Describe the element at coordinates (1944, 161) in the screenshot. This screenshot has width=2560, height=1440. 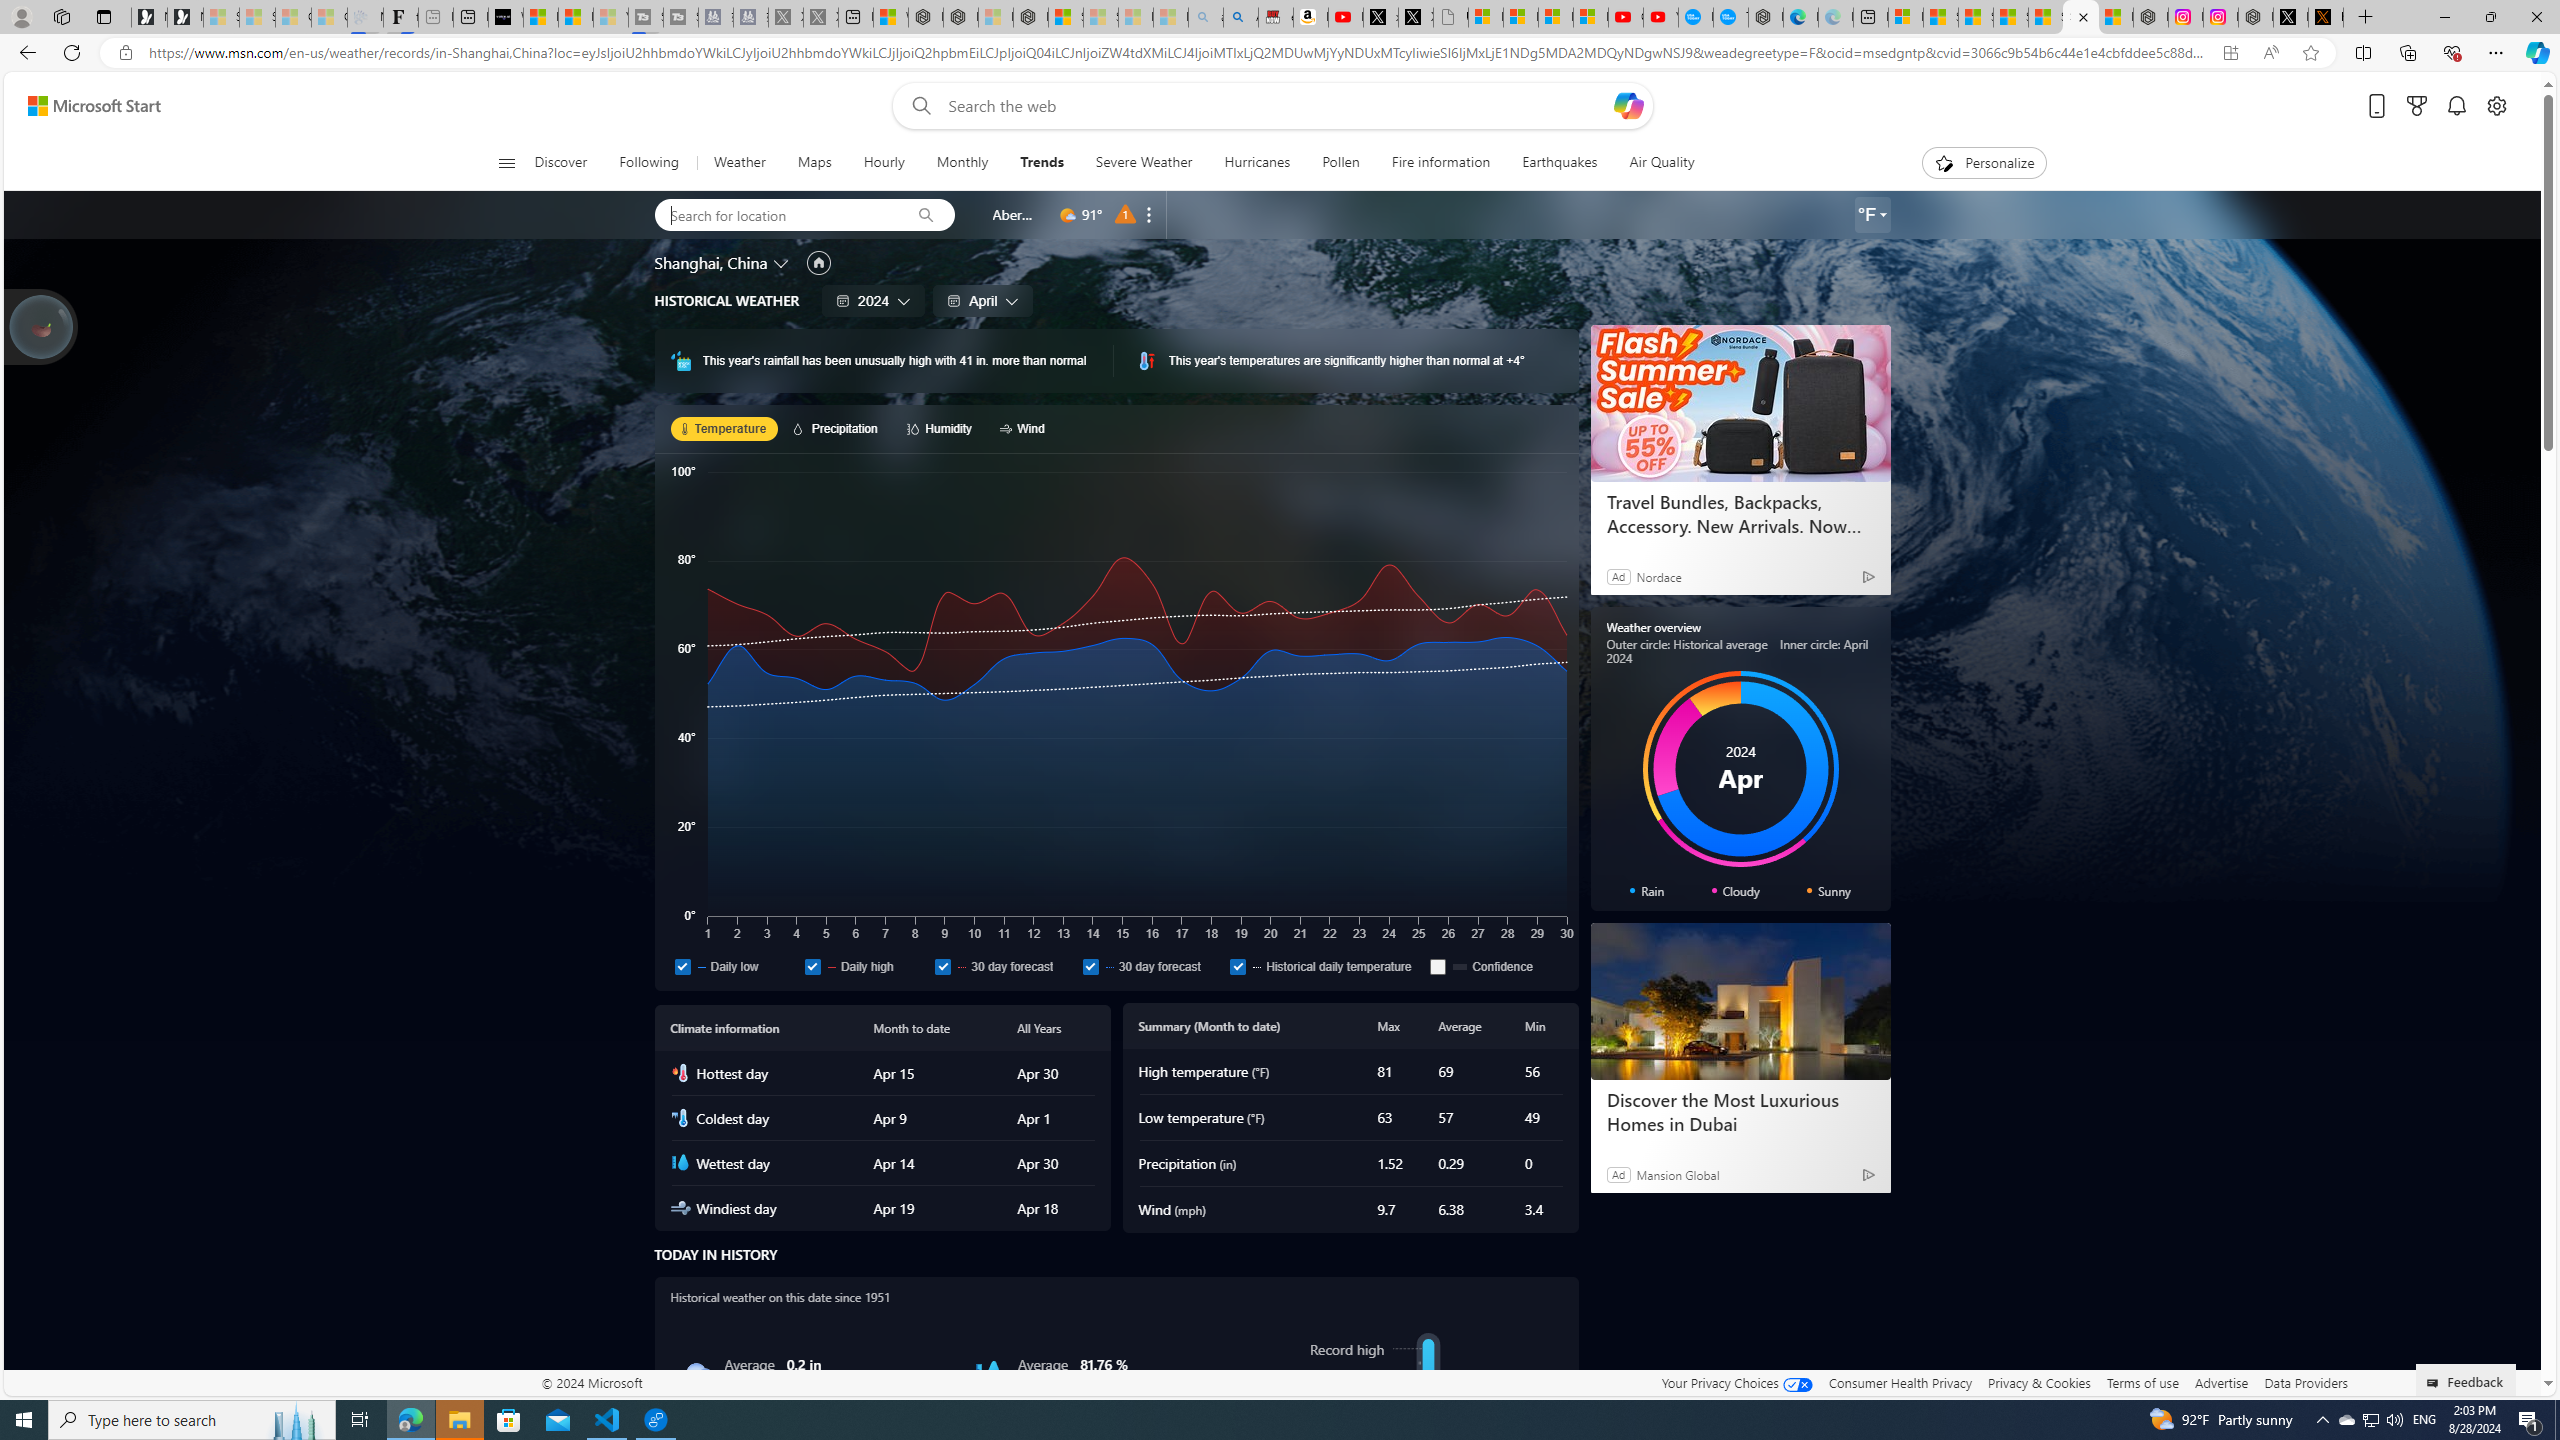
I see `'To get missing image descriptions, open the context menu.'` at that location.